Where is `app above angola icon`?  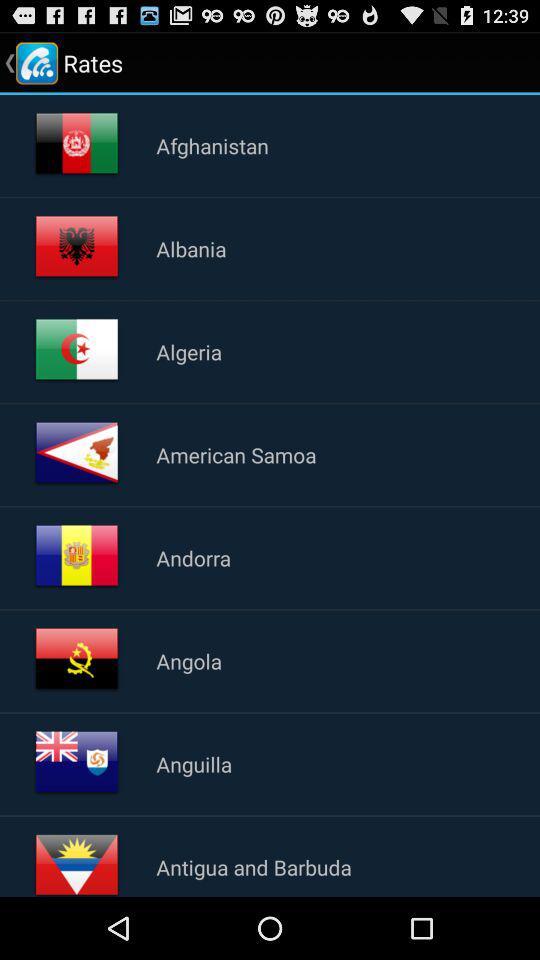
app above angola icon is located at coordinates (193, 558).